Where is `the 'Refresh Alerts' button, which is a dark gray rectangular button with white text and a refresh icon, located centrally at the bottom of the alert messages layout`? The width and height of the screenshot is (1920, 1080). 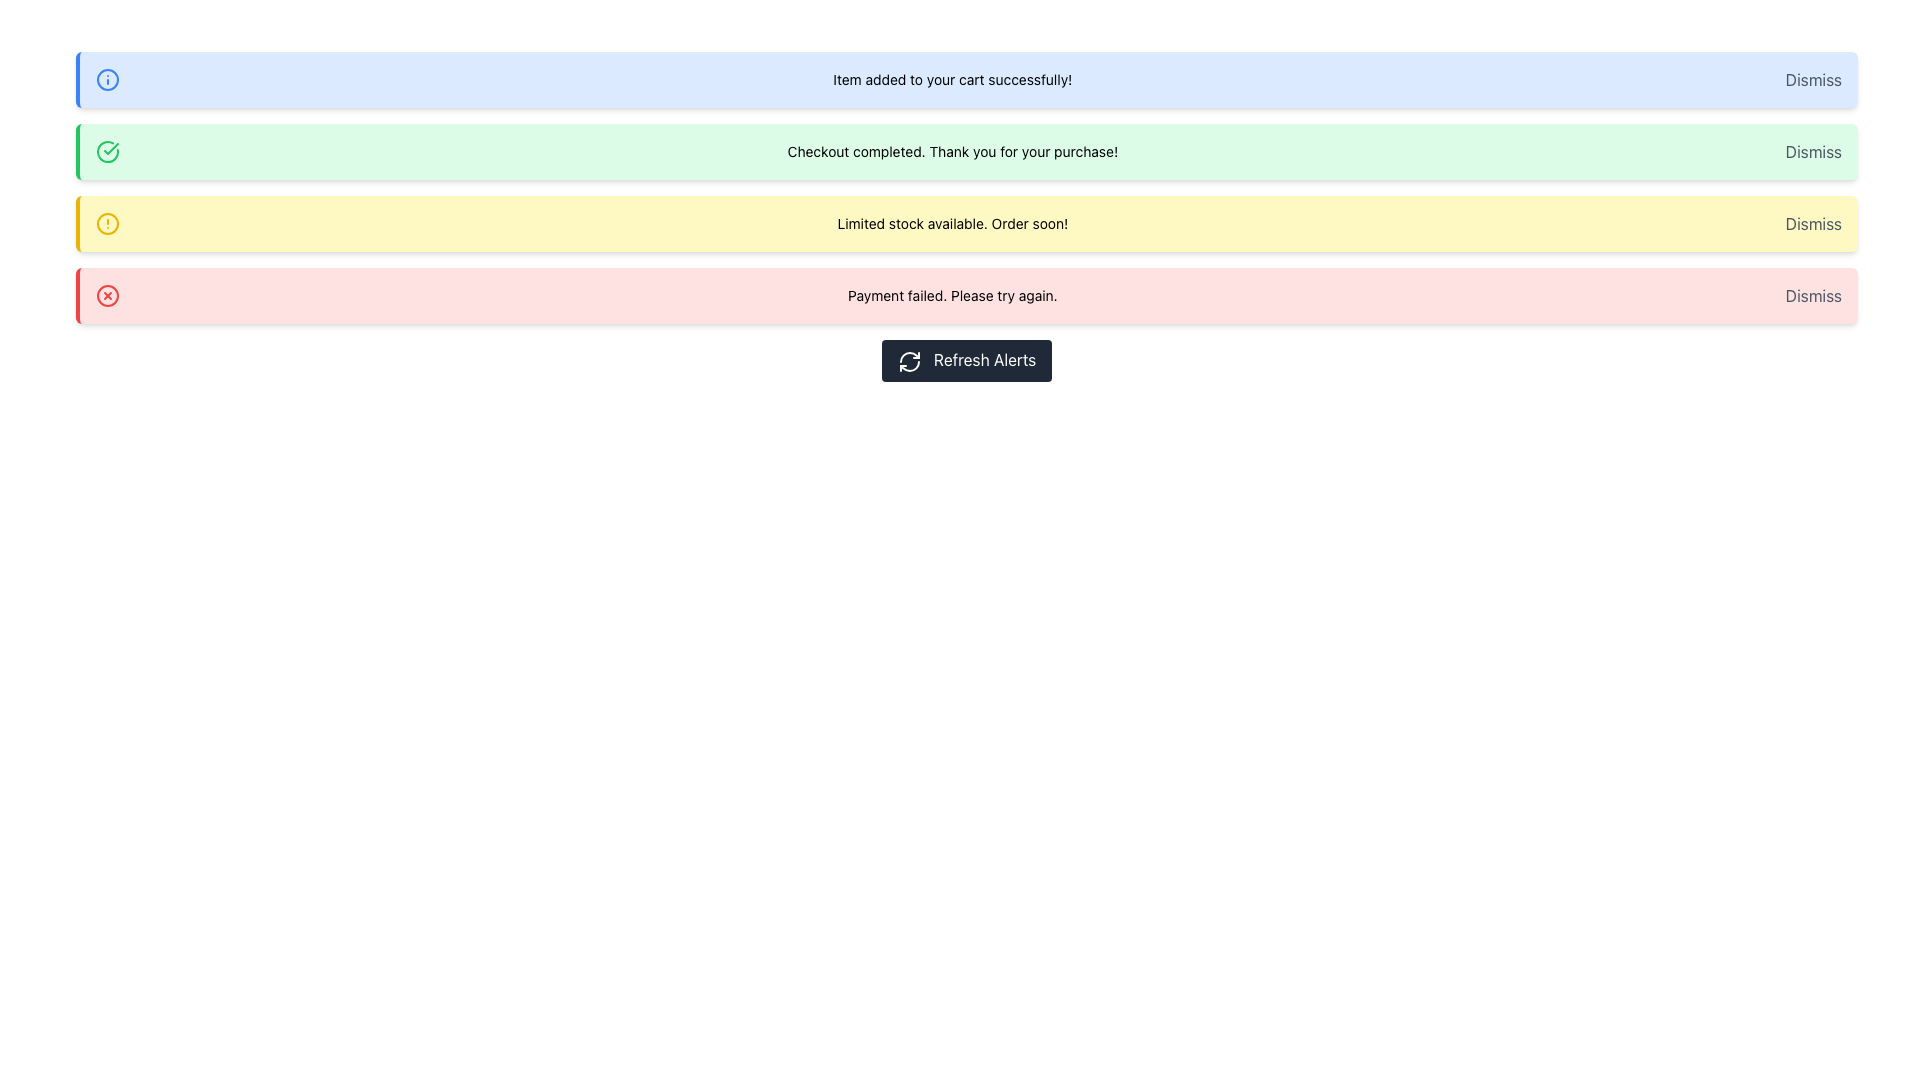 the 'Refresh Alerts' button, which is a dark gray rectangular button with white text and a refresh icon, located centrally at the bottom of the alert messages layout is located at coordinates (966, 358).